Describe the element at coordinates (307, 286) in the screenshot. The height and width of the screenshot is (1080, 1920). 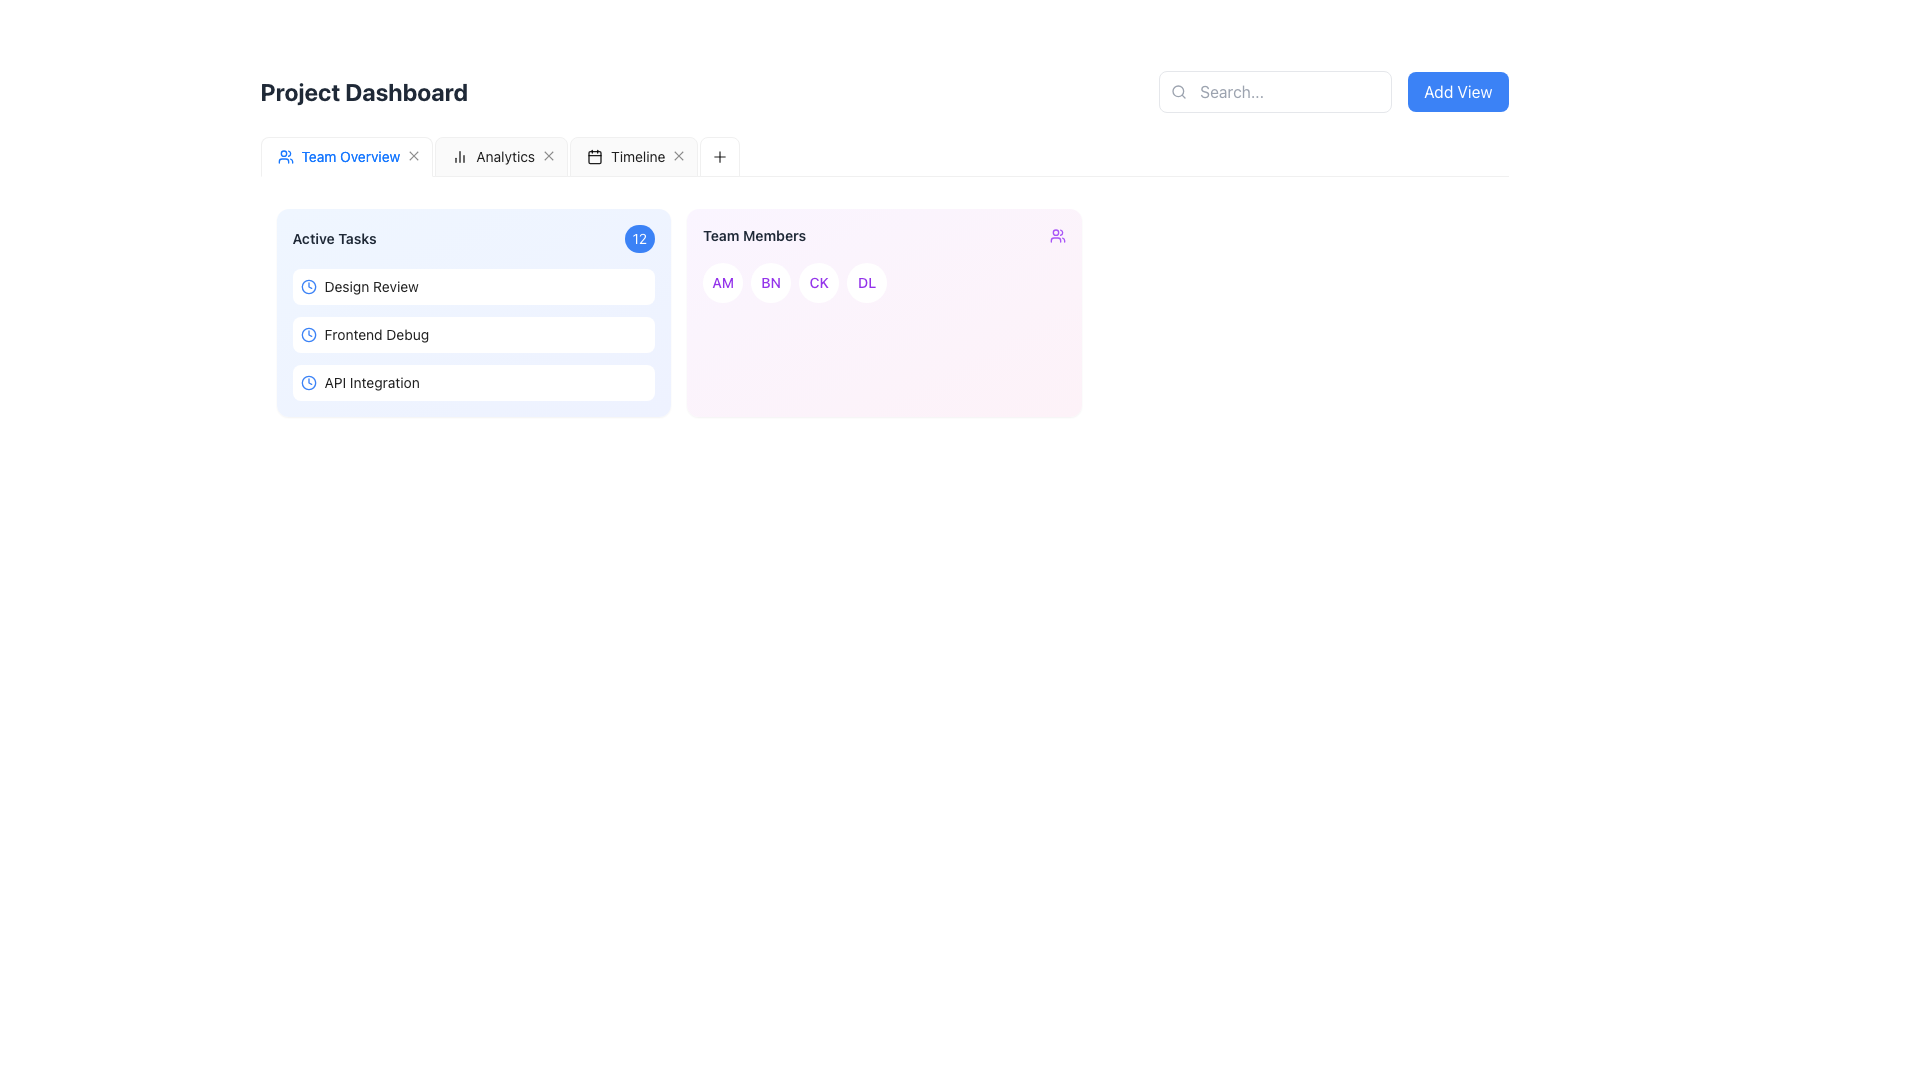
I see `the circular portion of the SVG clock icon located in the 'Active Tasks' section, which is adjacent to 'Frontend Debug' and 'API Integration' within the blue background card` at that location.